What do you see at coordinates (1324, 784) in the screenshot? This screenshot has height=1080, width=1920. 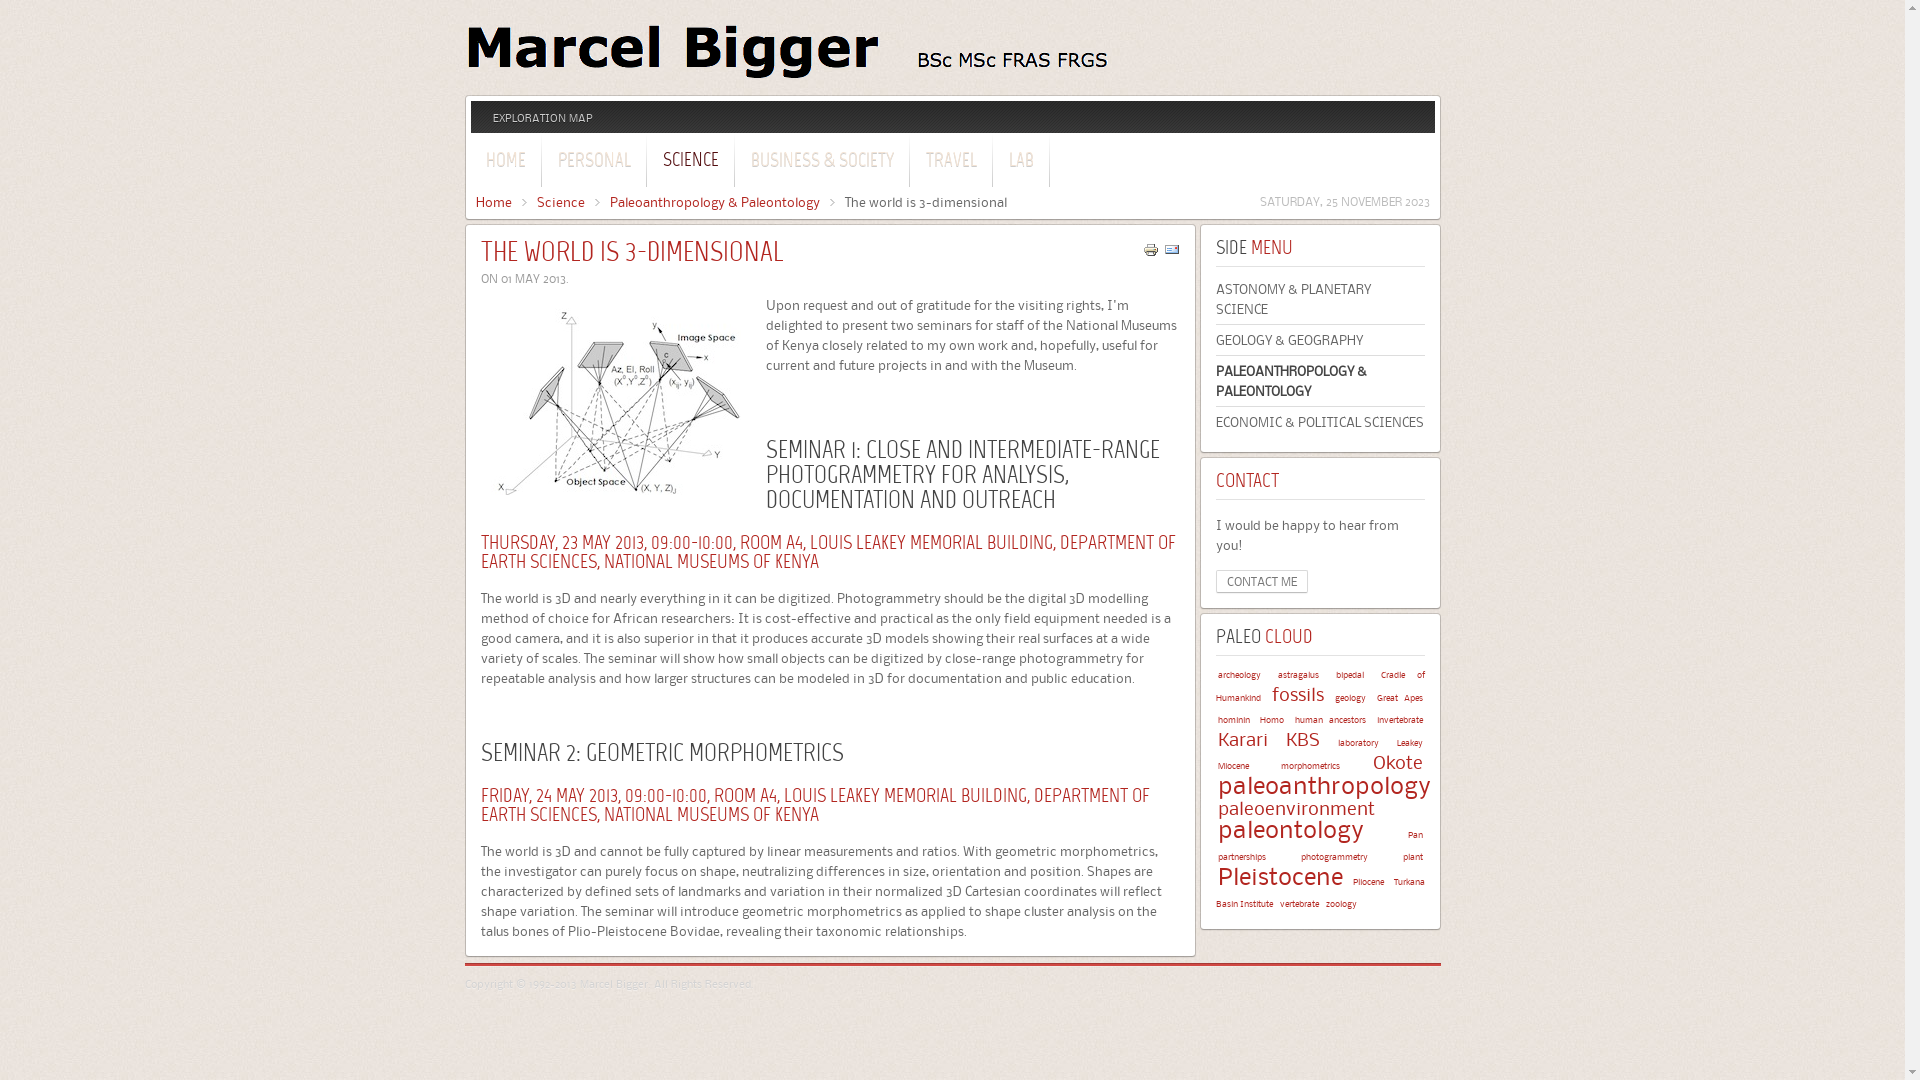 I see `'paleoanthropology'` at bounding box center [1324, 784].